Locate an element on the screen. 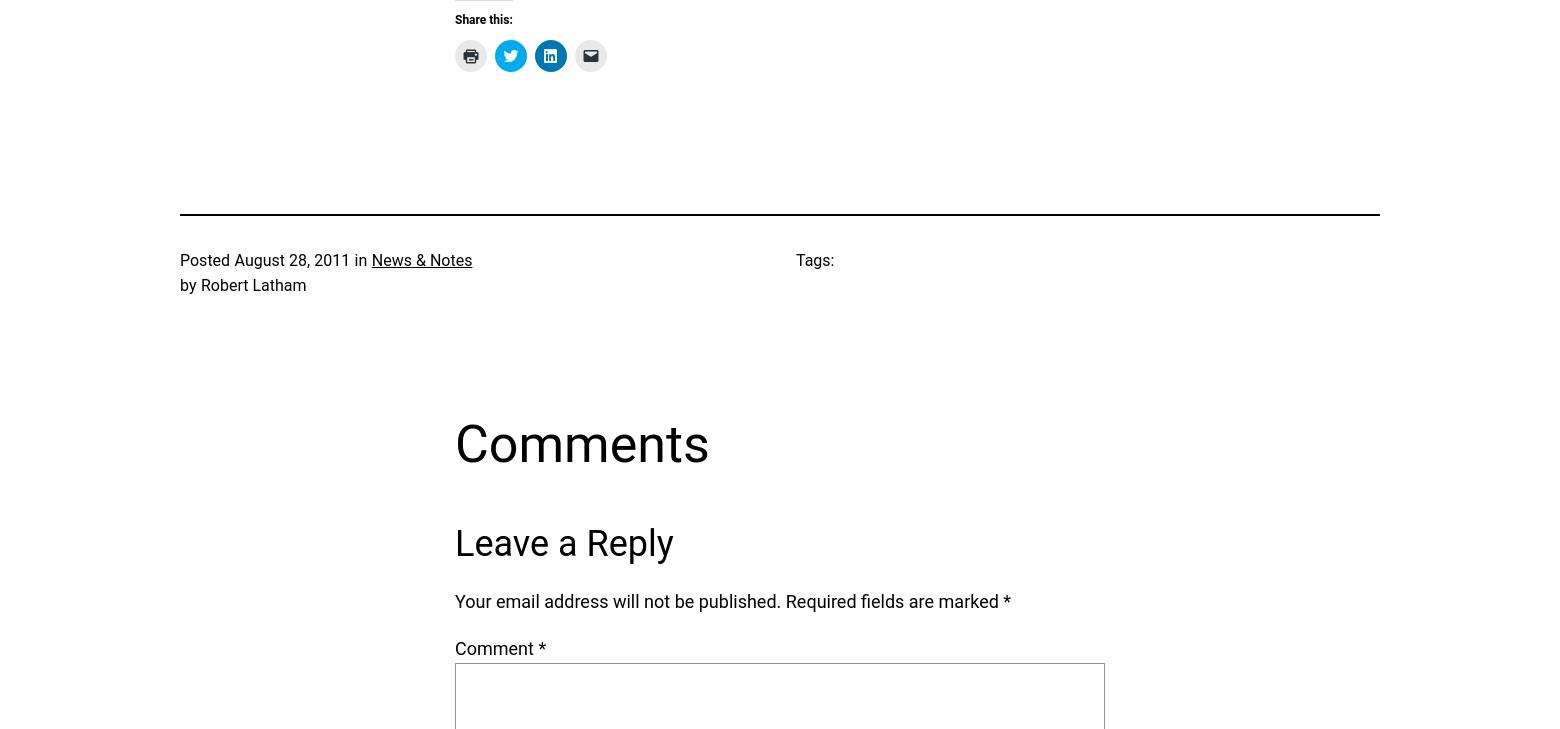 The height and width of the screenshot is (729, 1560). 'Tags:' is located at coordinates (796, 258).